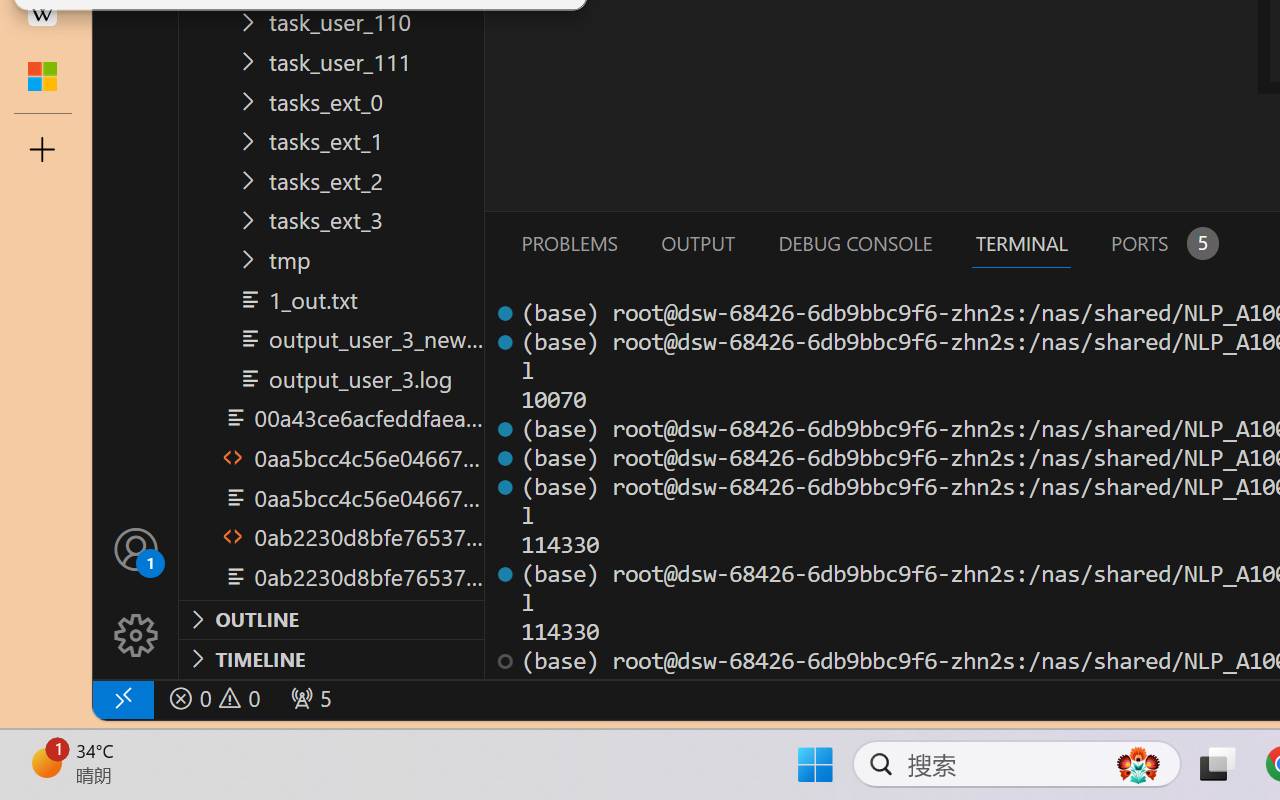 Image resolution: width=1280 pixels, height=800 pixels. Describe the element at coordinates (854, 242) in the screenshot. I see `'Debug Console (Ctrl+Shift+Y)'` at that location.